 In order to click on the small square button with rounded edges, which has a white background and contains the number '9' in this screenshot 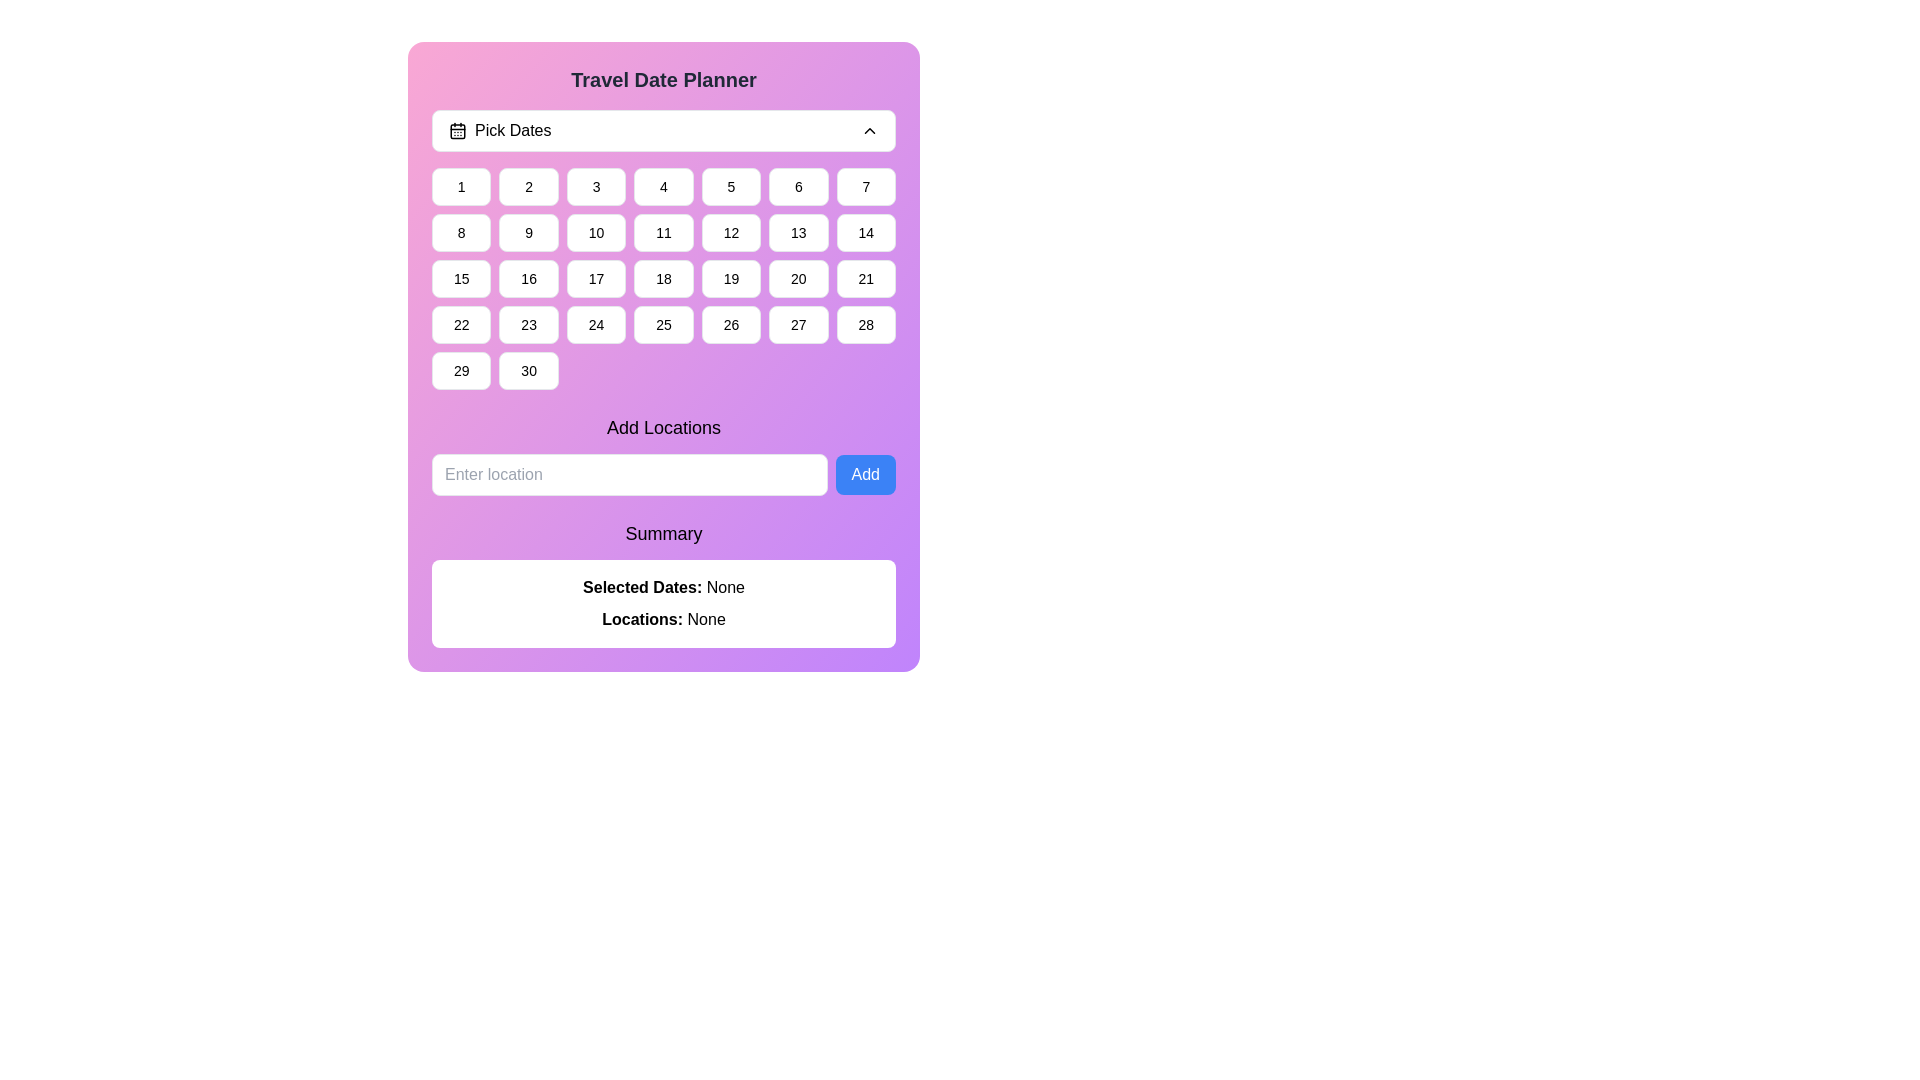, I will do `click(529, 231)`.